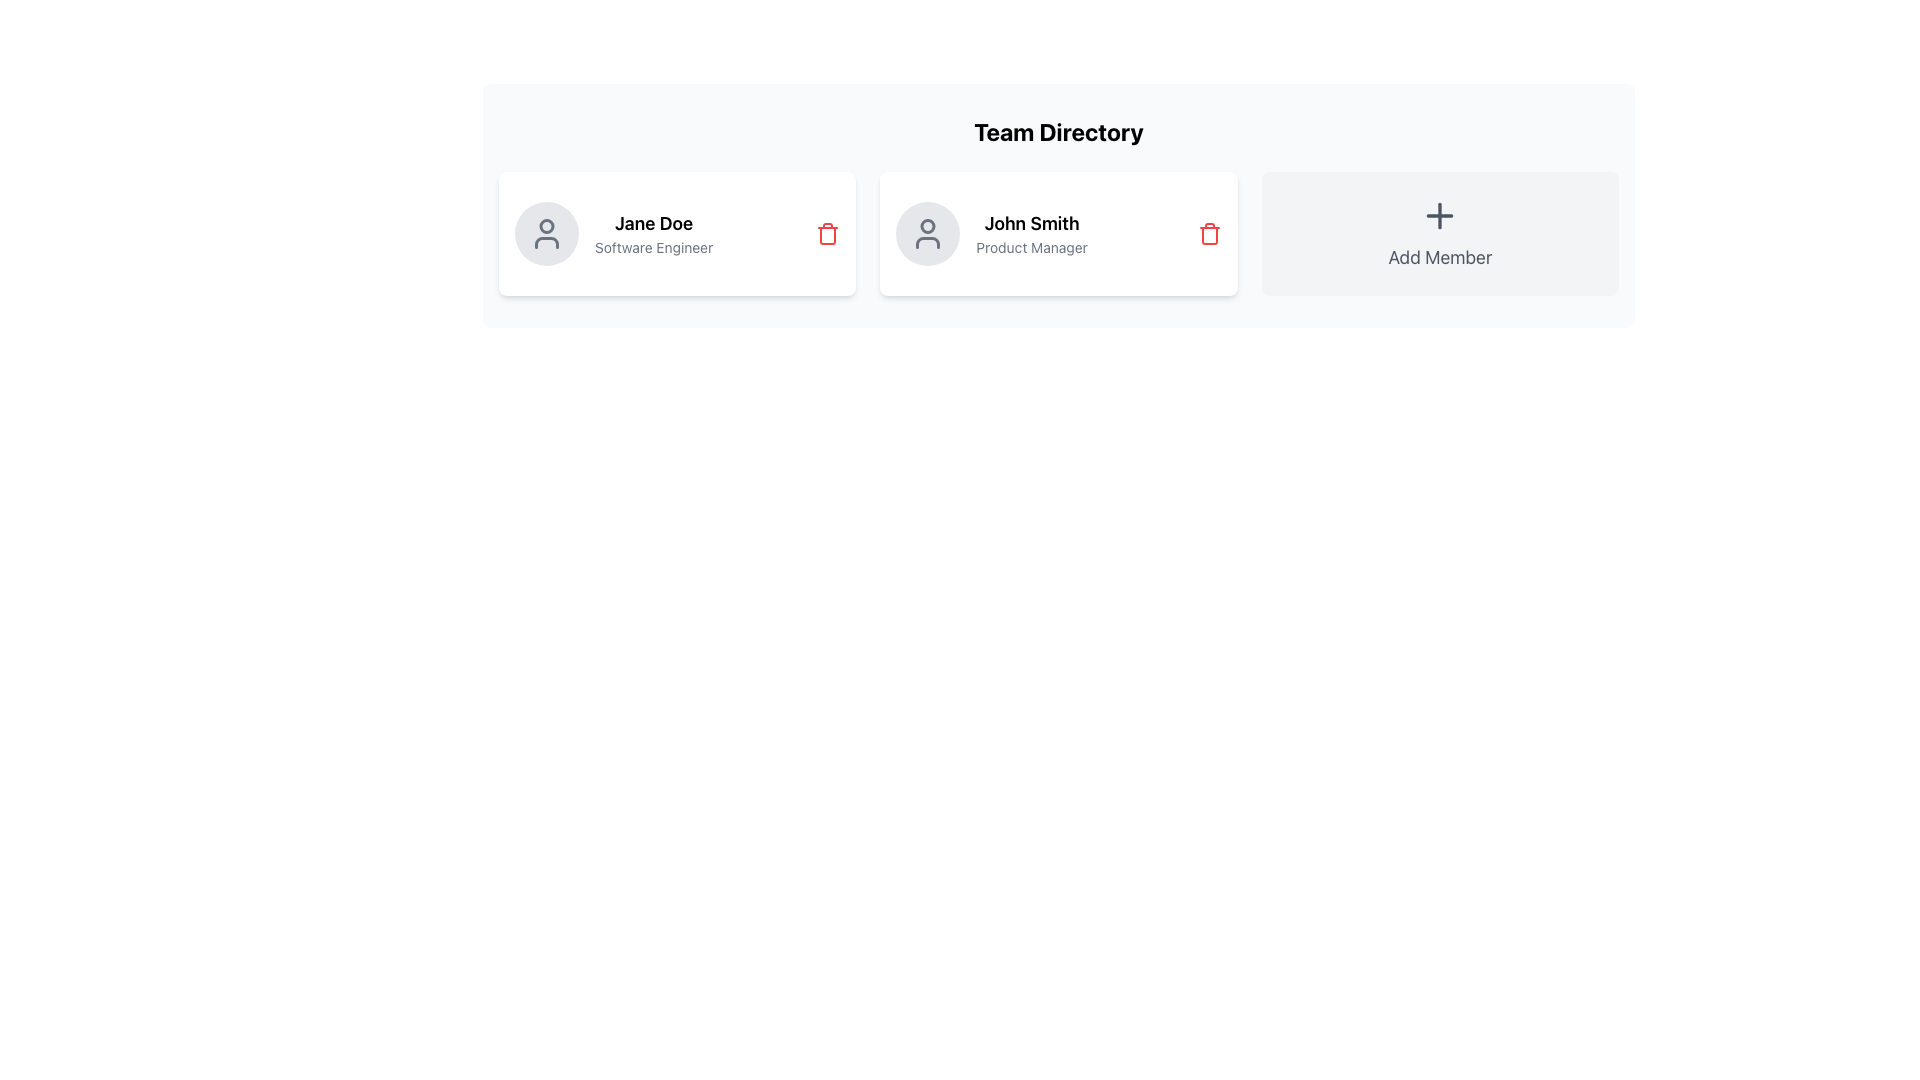 The width and height of the screenshot is (1920, 1080). I want to click on the circular Profile image placeholder with a light gray background and a dark gray user icon, located in the card section titled 'John Smith - Product Manager', so click(927, 233).